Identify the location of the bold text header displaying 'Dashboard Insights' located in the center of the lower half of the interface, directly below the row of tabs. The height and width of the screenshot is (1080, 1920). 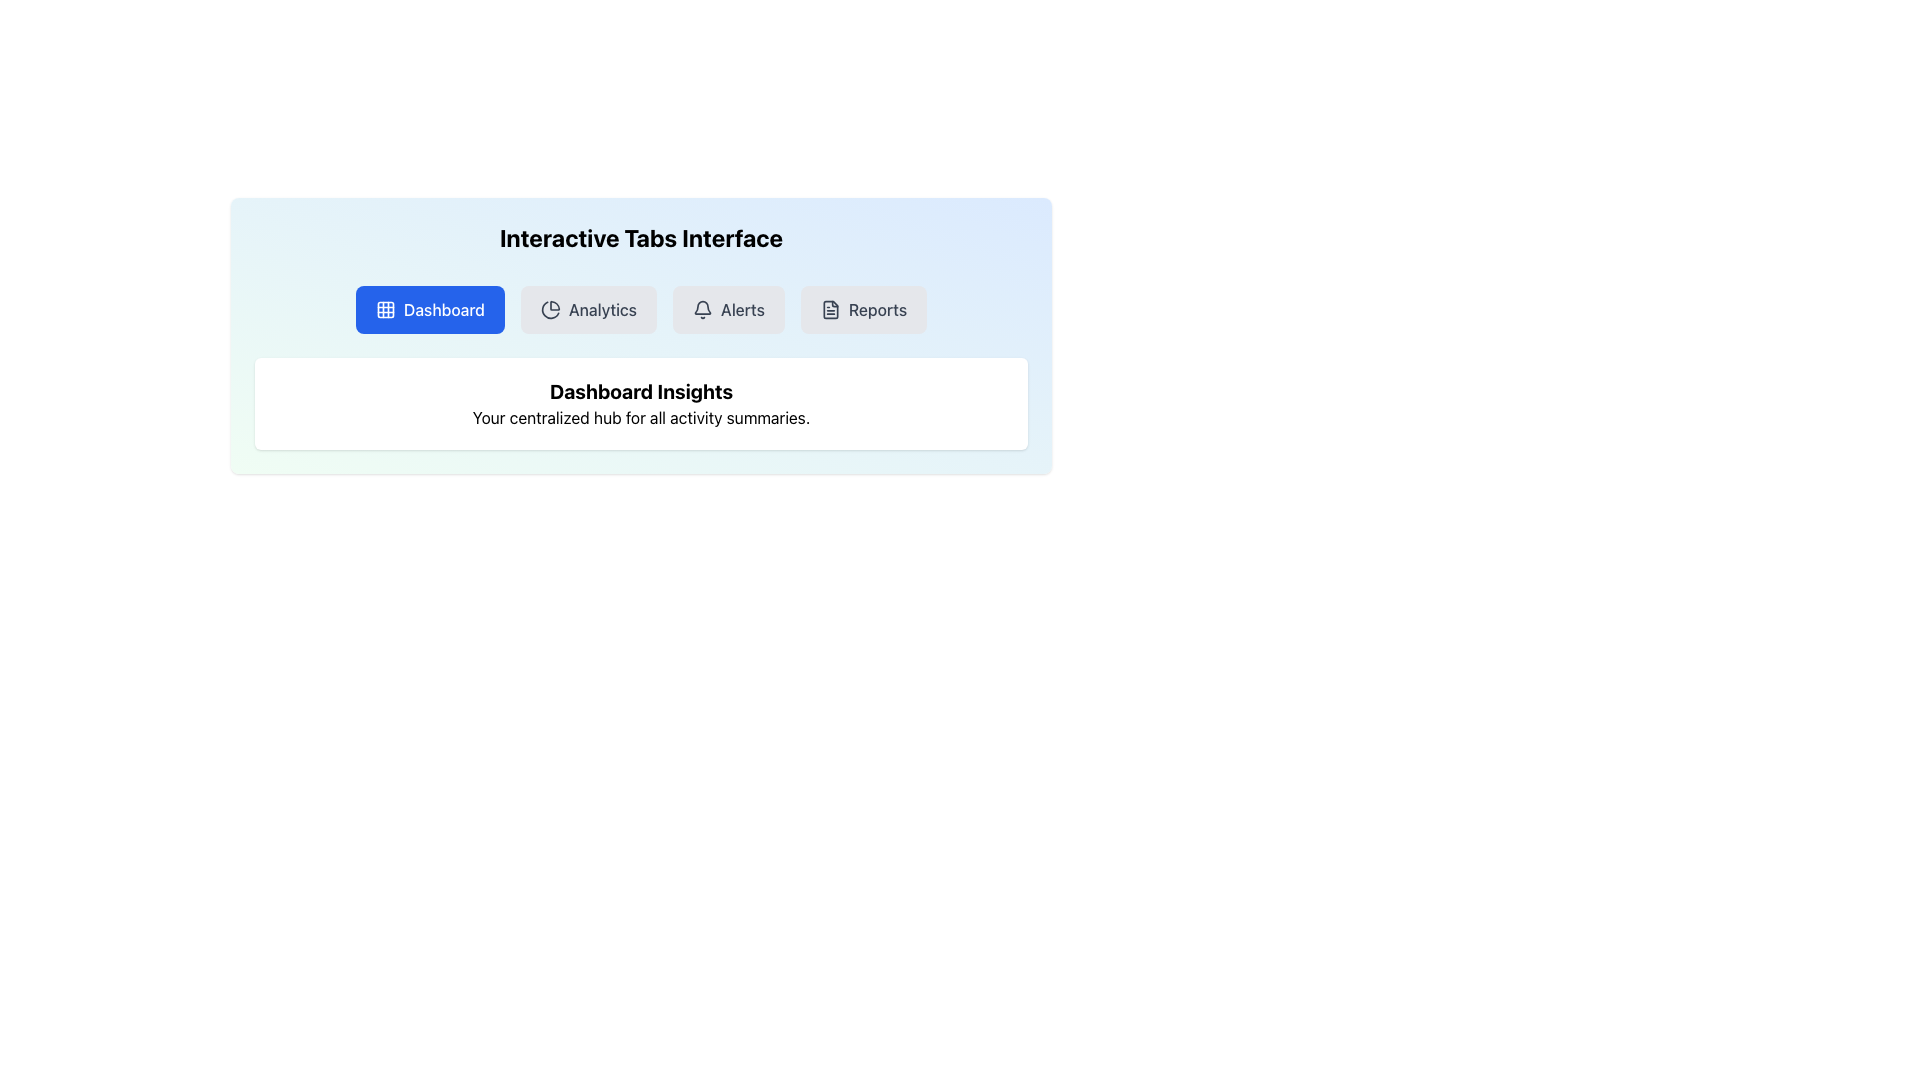
(641, 392).